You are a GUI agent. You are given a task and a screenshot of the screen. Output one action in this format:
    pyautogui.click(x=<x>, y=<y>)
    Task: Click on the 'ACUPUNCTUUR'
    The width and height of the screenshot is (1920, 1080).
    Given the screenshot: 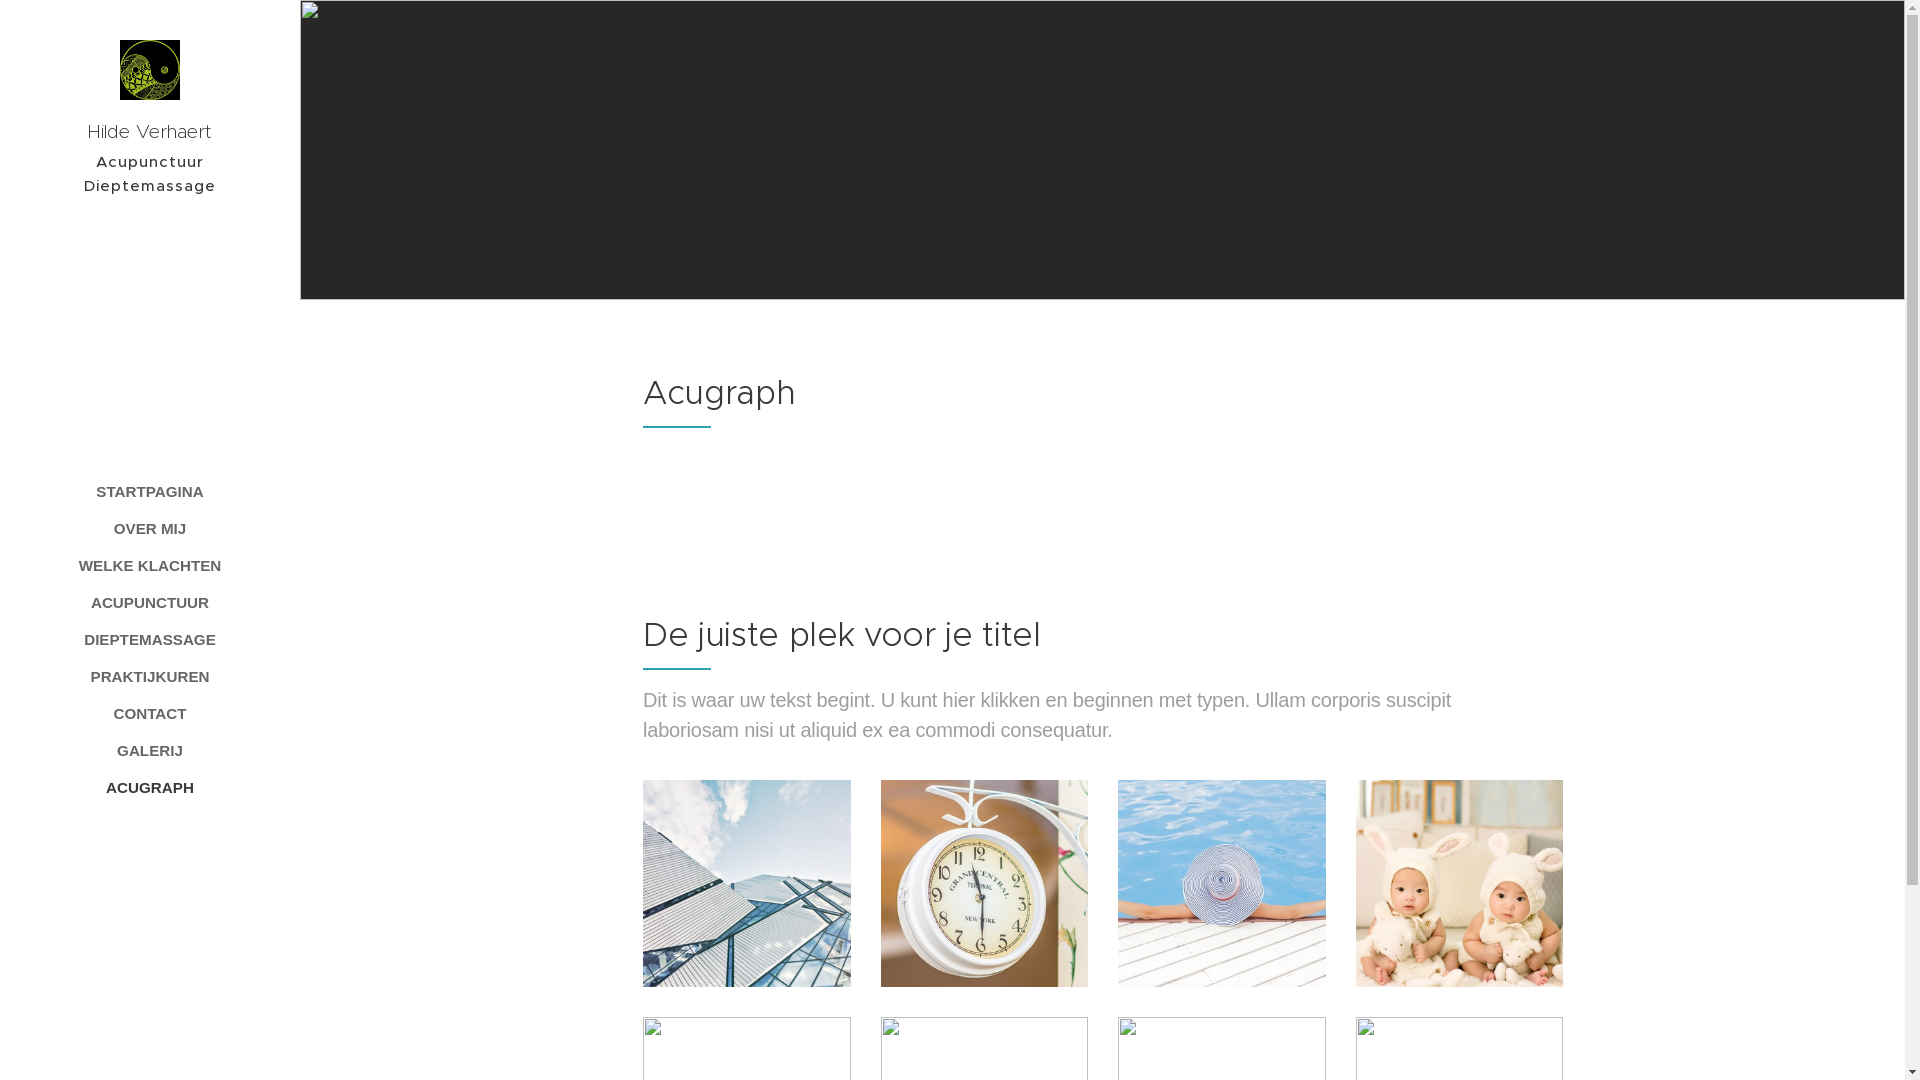 What is the action you would take?
    pyautogui.click(x=5, y=601)
    